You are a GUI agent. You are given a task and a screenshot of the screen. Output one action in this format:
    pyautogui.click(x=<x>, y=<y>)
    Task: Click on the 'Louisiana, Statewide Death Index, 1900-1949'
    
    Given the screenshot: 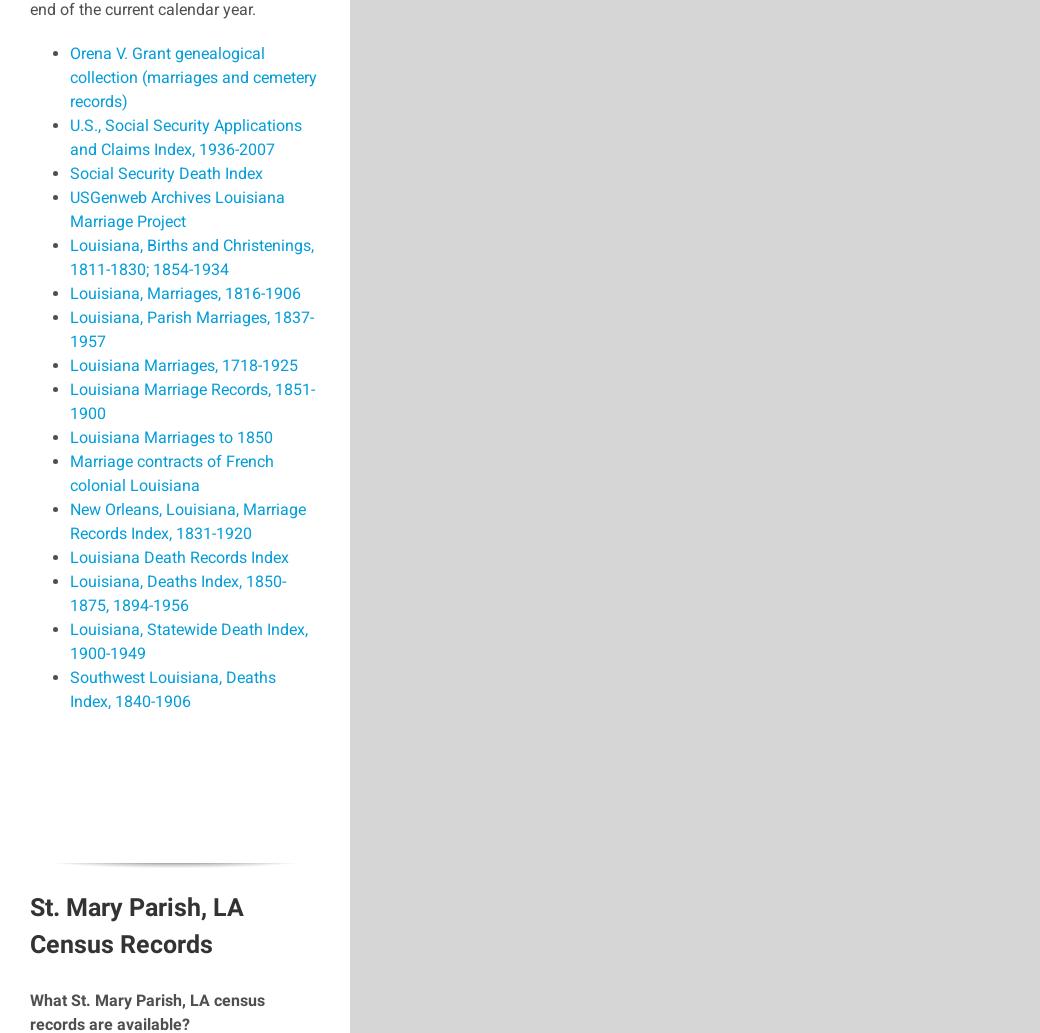 What is the action you would take?
    pyautogui.click(x=188, y=640)
    